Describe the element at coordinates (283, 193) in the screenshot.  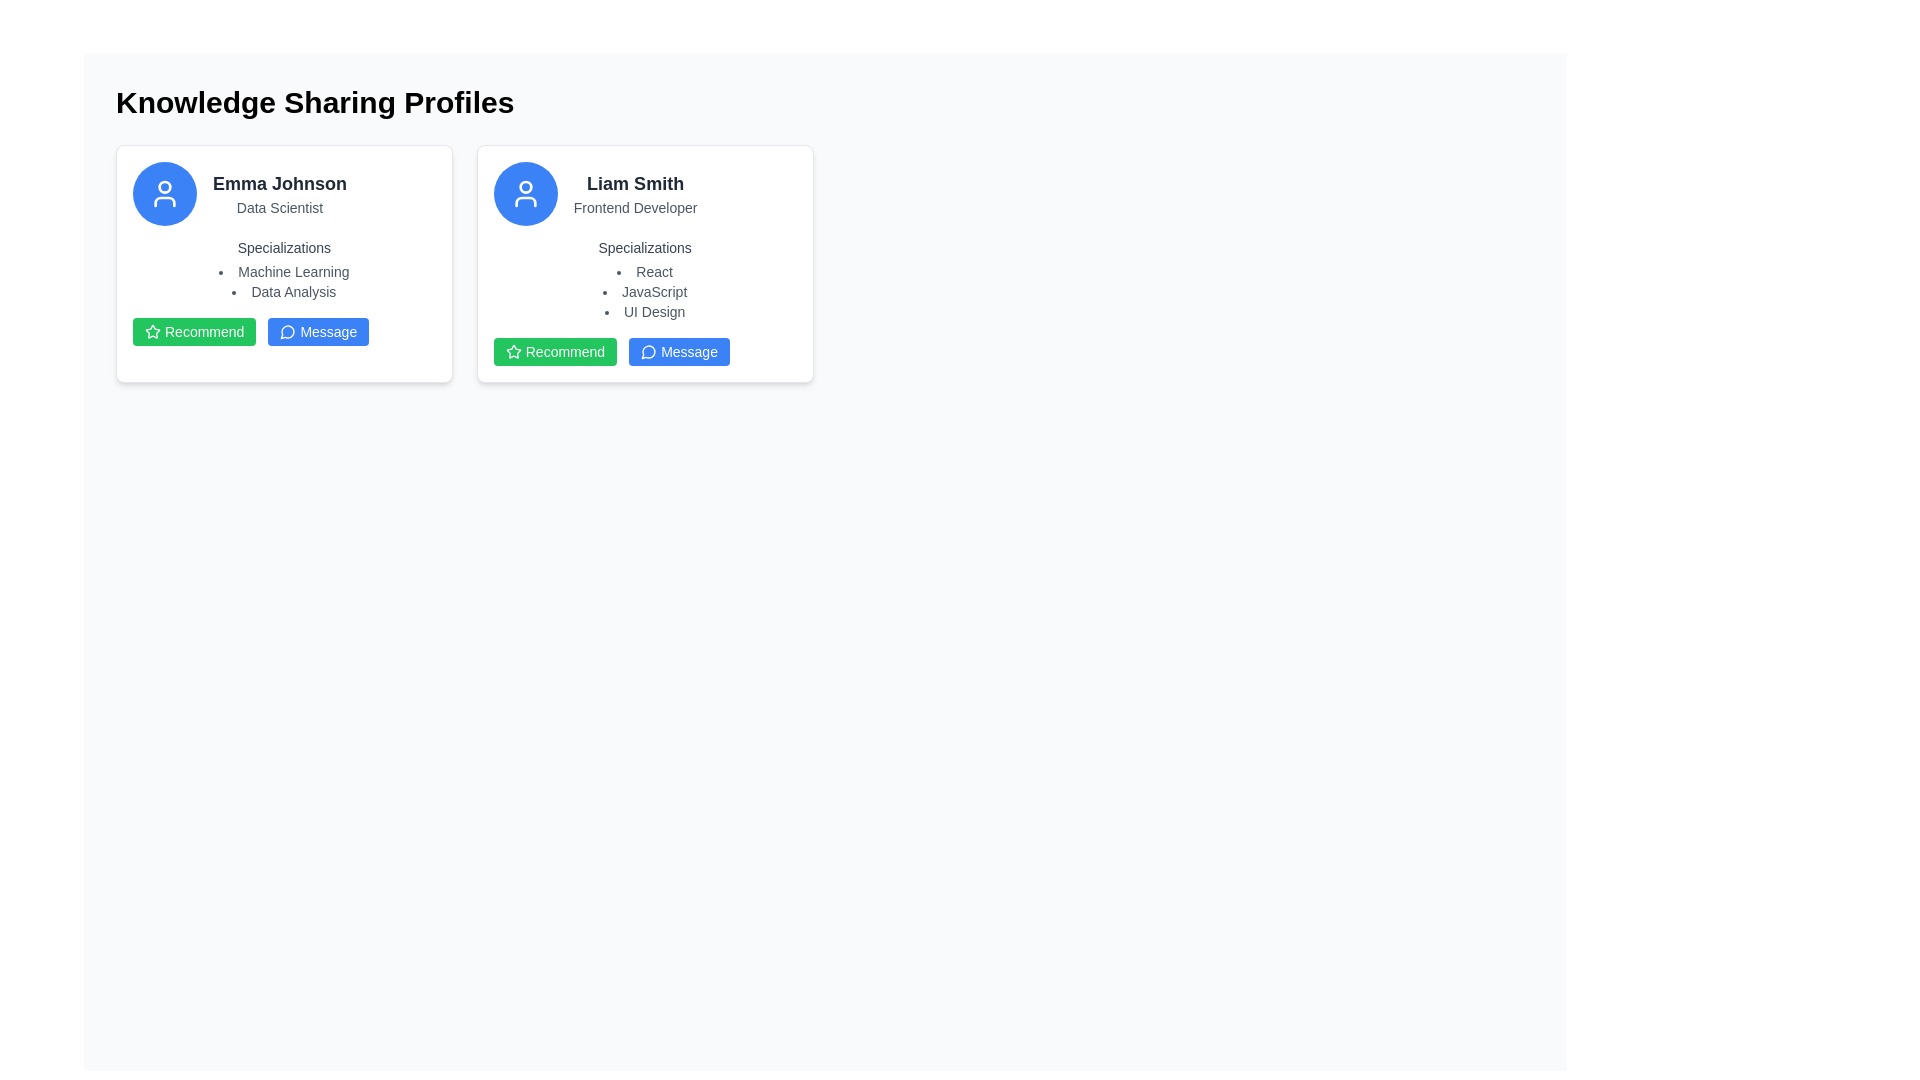
I see `the main header text element located at the top section of the card, which indicates the name and role of the profile being described` at that location.